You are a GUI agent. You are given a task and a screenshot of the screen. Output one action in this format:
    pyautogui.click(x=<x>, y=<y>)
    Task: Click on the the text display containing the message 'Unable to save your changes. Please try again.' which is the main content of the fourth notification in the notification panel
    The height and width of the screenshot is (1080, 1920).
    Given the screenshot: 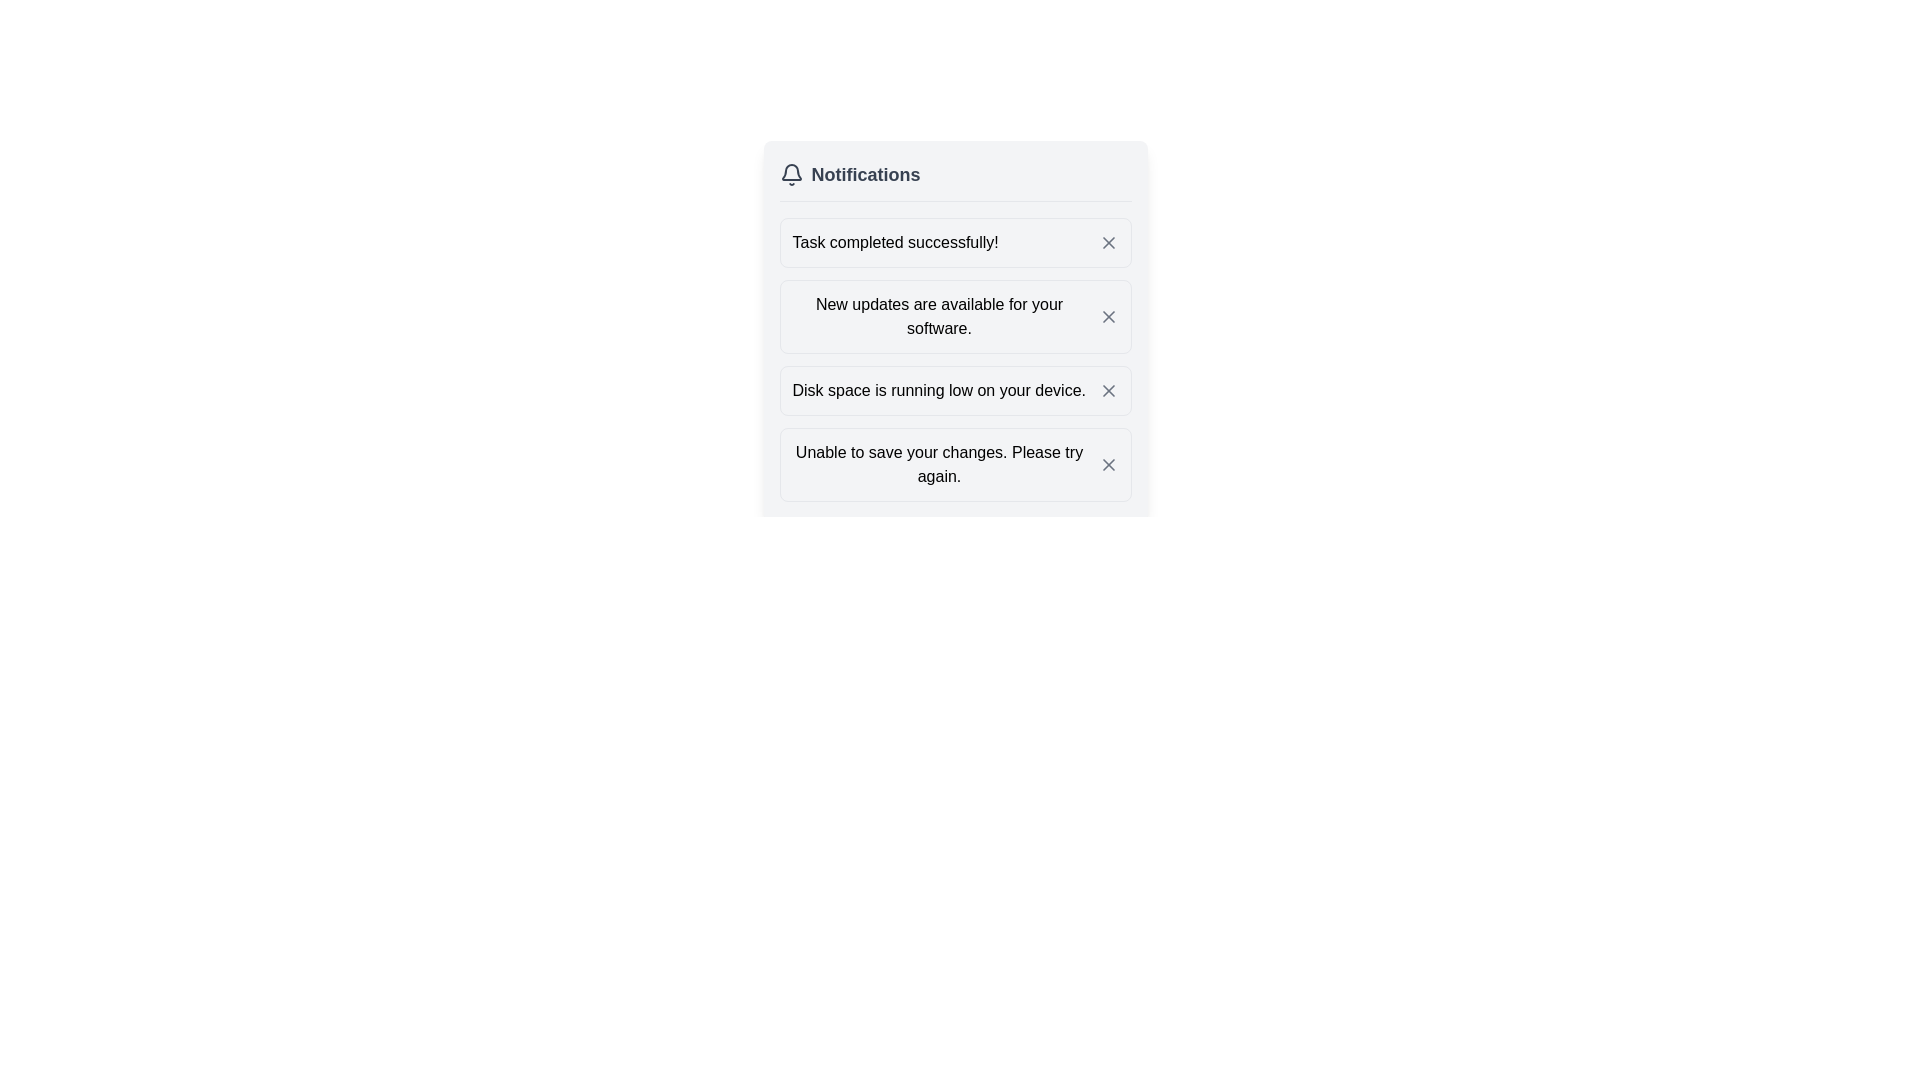 What is the action you would take?
    pyautogui.click(x=938, y=465)
    